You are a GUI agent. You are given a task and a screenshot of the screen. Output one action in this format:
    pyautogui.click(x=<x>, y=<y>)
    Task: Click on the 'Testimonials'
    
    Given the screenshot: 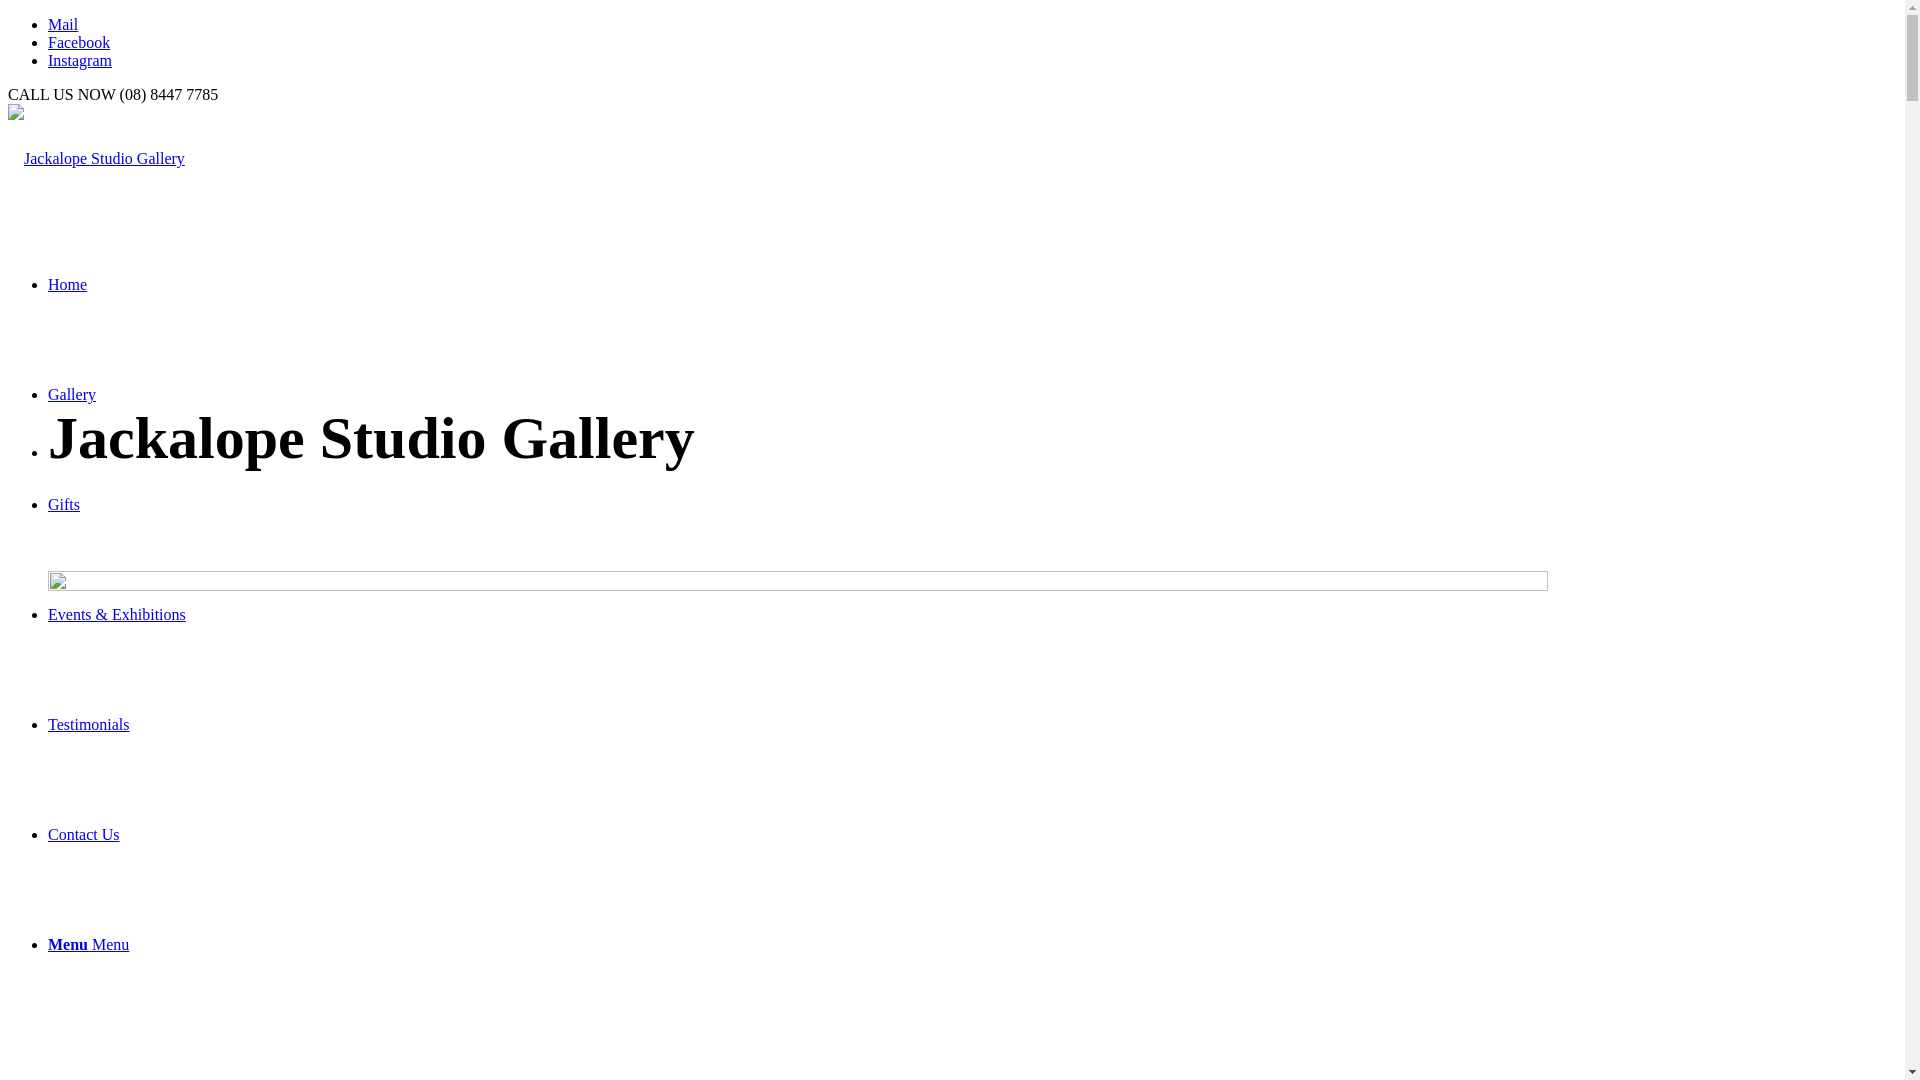 What is the action you would take?
    pyautogui.click(x=88, y=724)
    